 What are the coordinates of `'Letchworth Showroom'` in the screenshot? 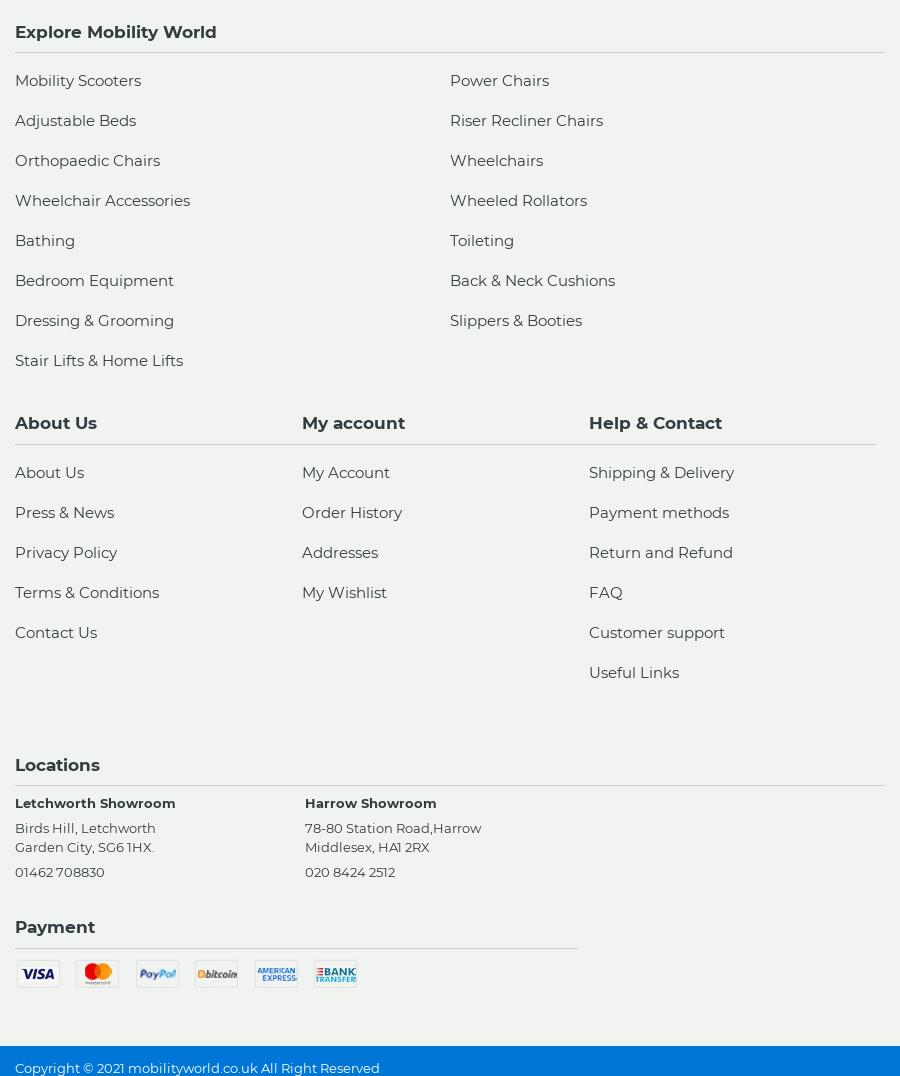 It's located at (94, 803).